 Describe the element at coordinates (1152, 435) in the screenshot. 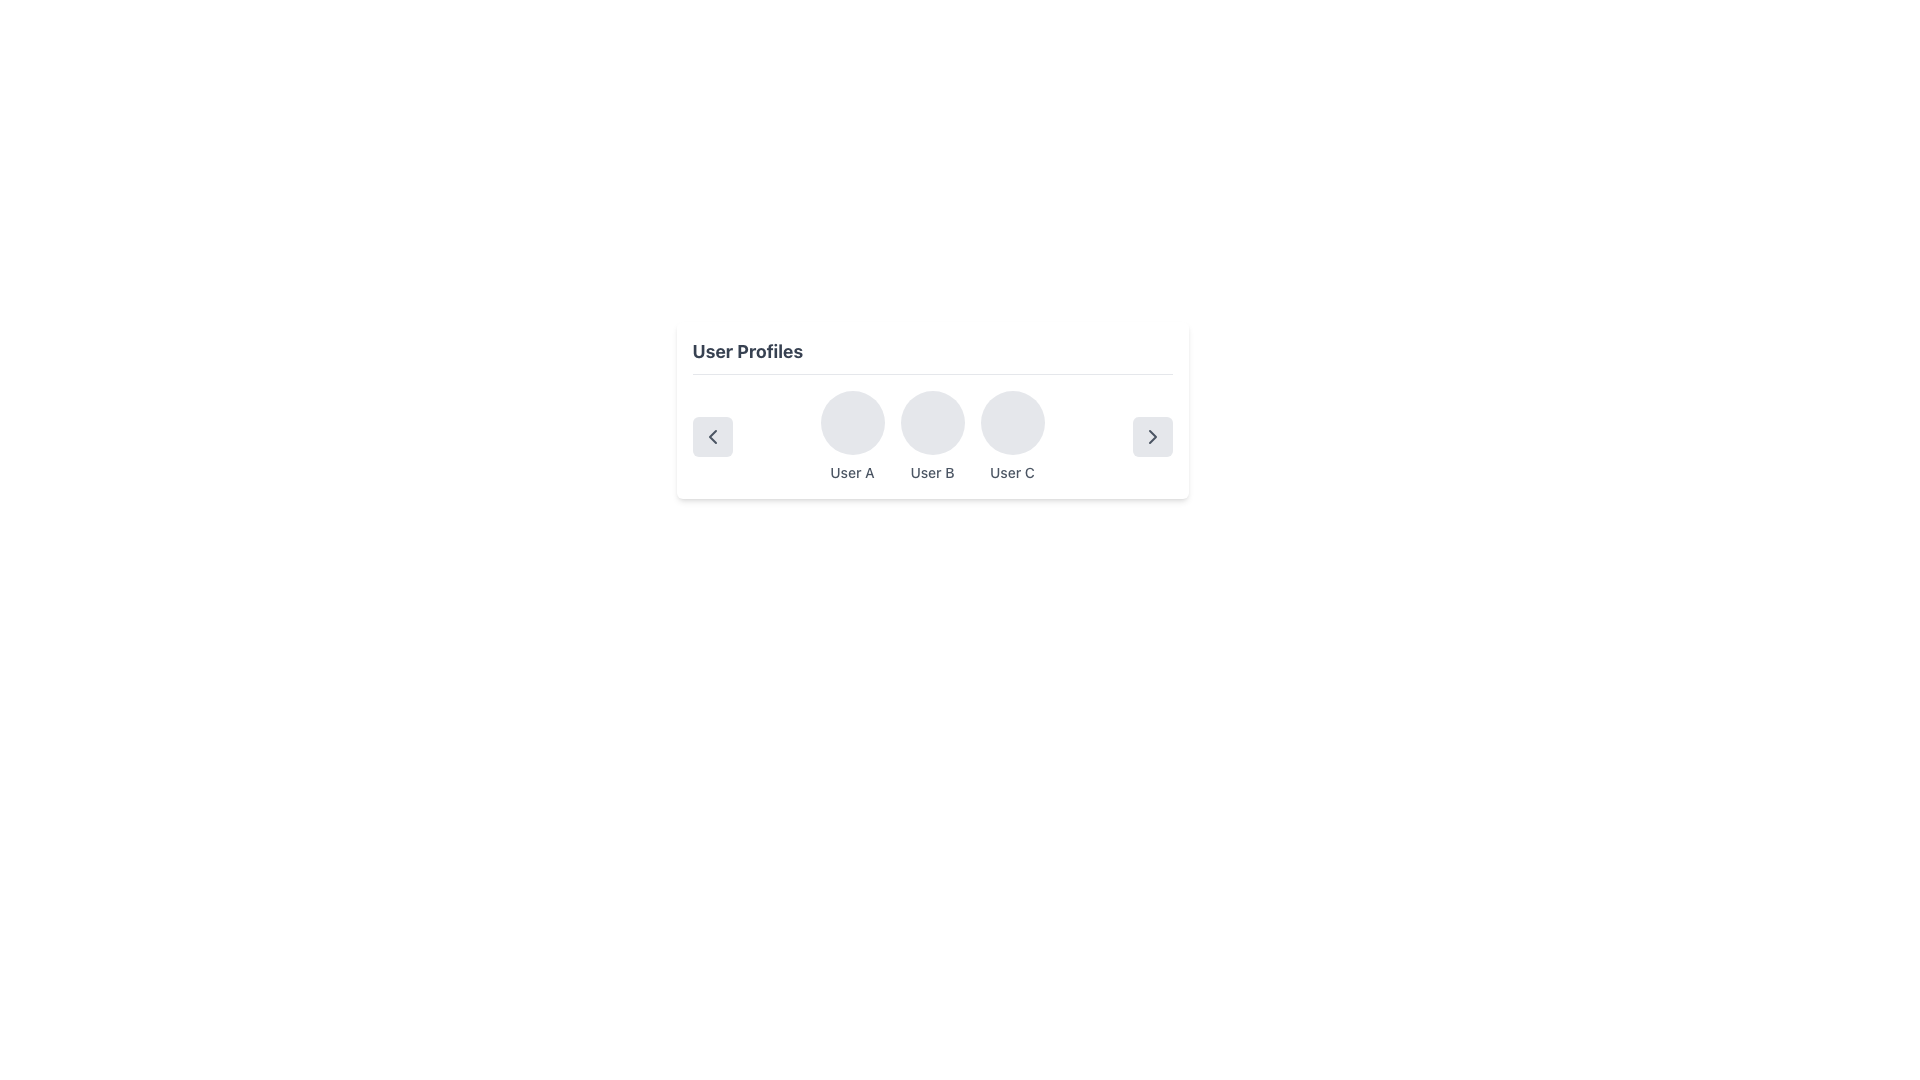

I see `the right-pointing arrow icon styled with a thin solid outline in the button located at the far right side of the 'User Profiles' section` at that location.